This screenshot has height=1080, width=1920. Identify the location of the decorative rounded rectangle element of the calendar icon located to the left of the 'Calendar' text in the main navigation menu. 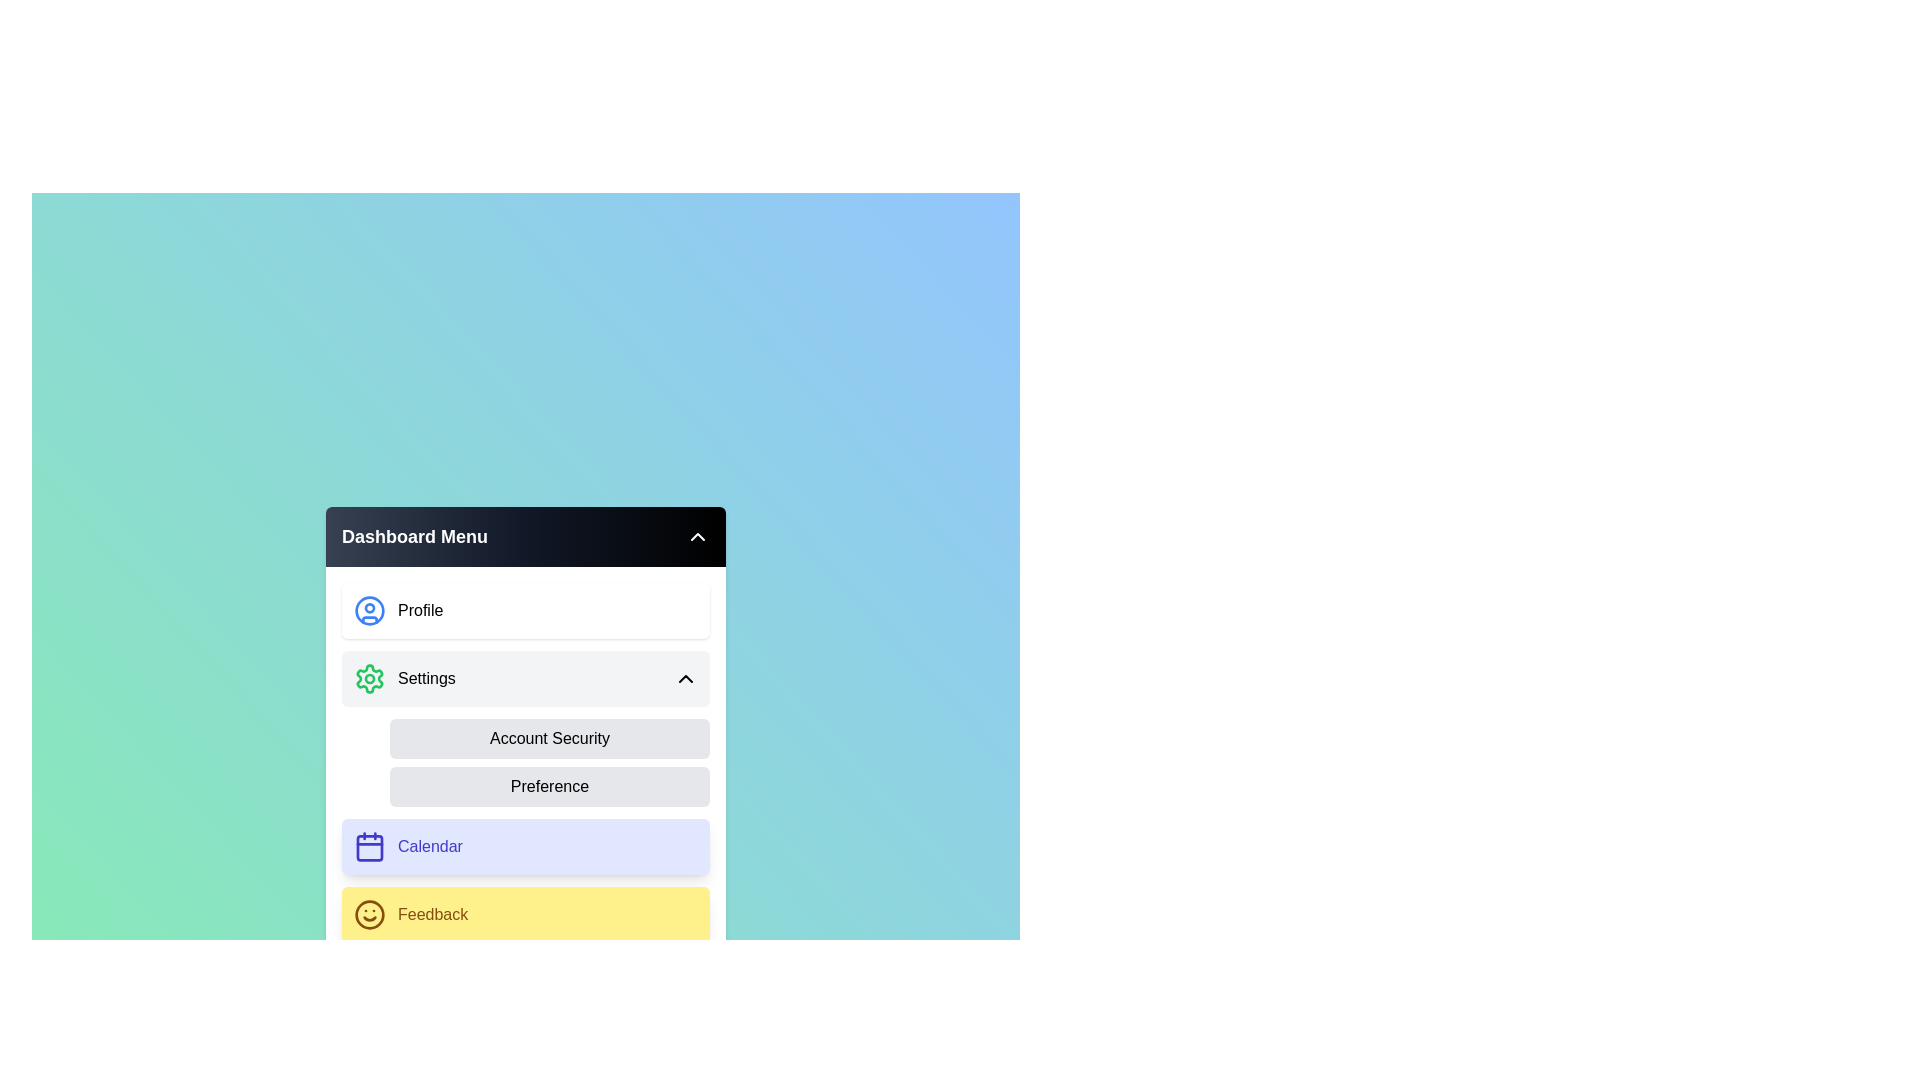
(369, 848).